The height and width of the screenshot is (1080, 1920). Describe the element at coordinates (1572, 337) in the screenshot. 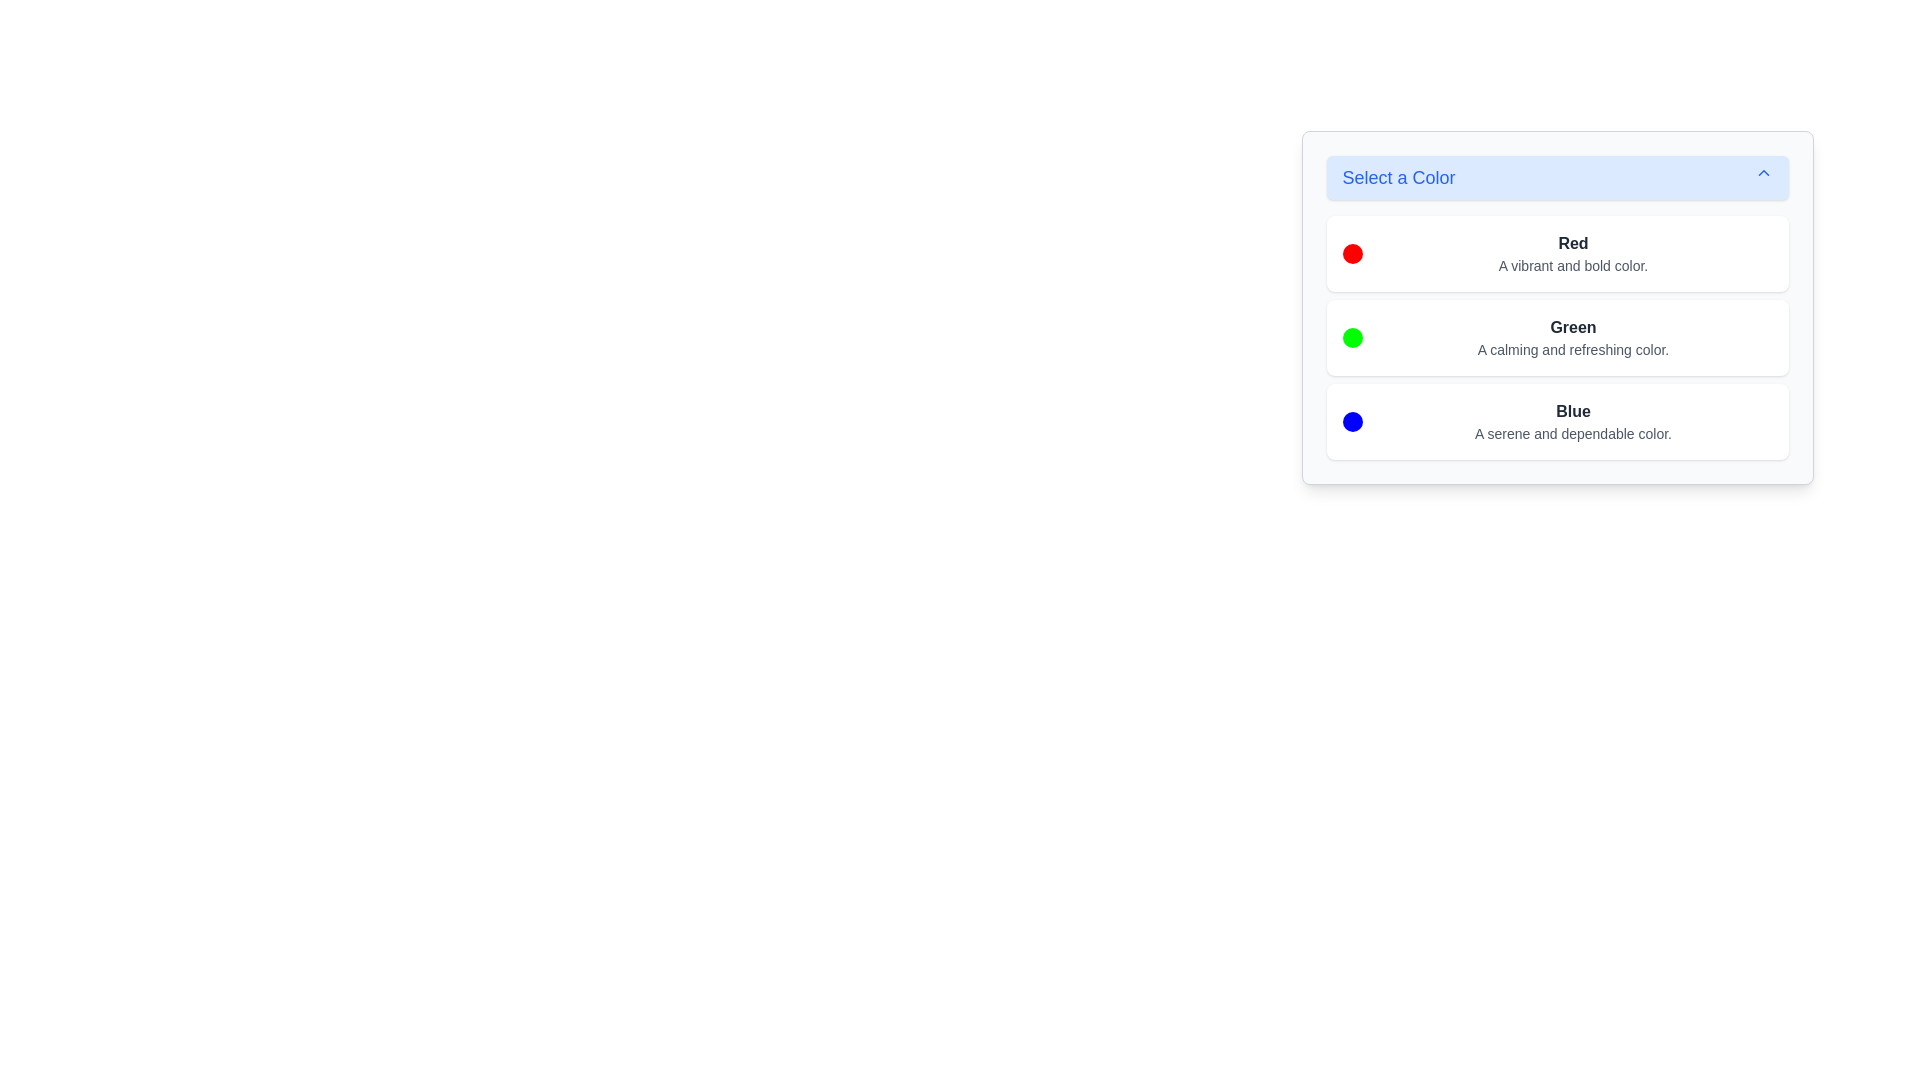

I see `the Text Block that provides information about the 'Green' color, located centrally within the second card of the color selection options` at that location.